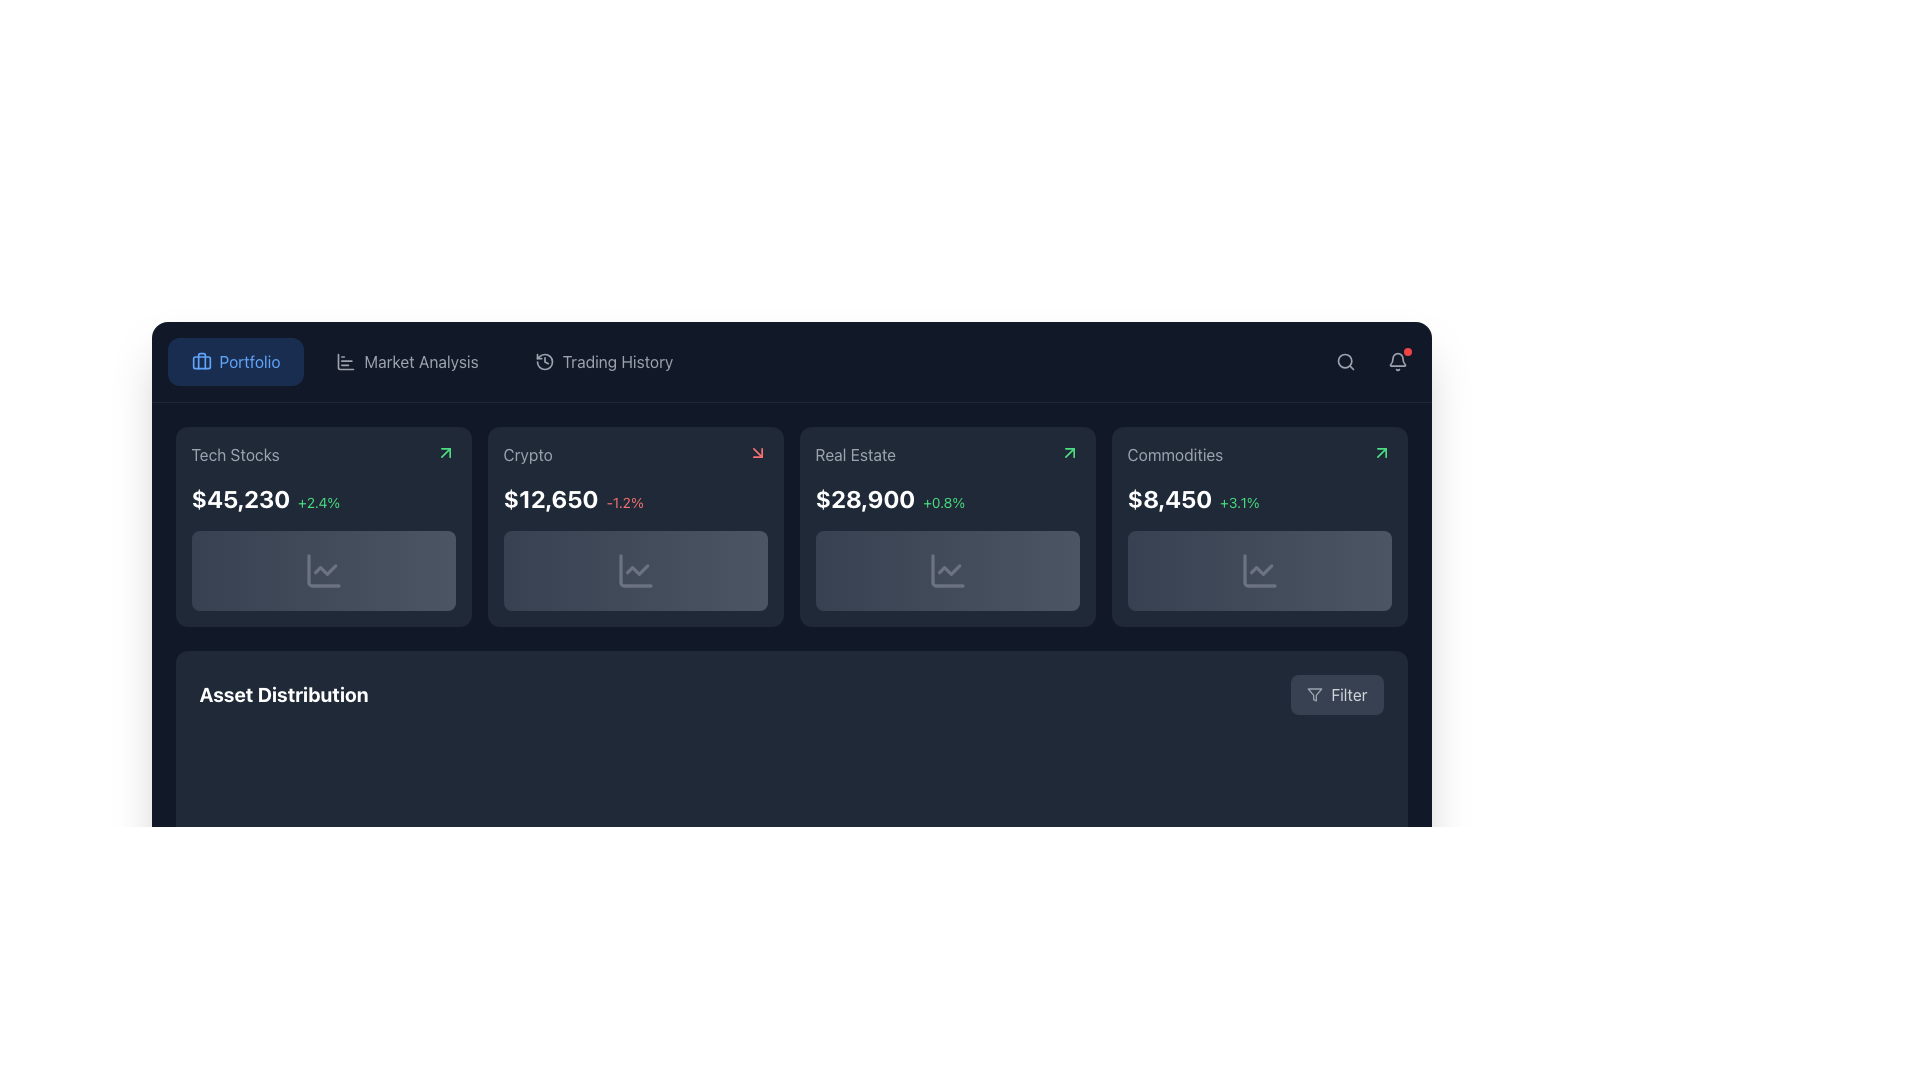 The height and width of the screenshot is (1080, 1920). I want to click on the text label displaying '+0.8%' located in the 'Real Estate' card, positioned to the right of the main numeric value '$28,900', so click(943, 501).